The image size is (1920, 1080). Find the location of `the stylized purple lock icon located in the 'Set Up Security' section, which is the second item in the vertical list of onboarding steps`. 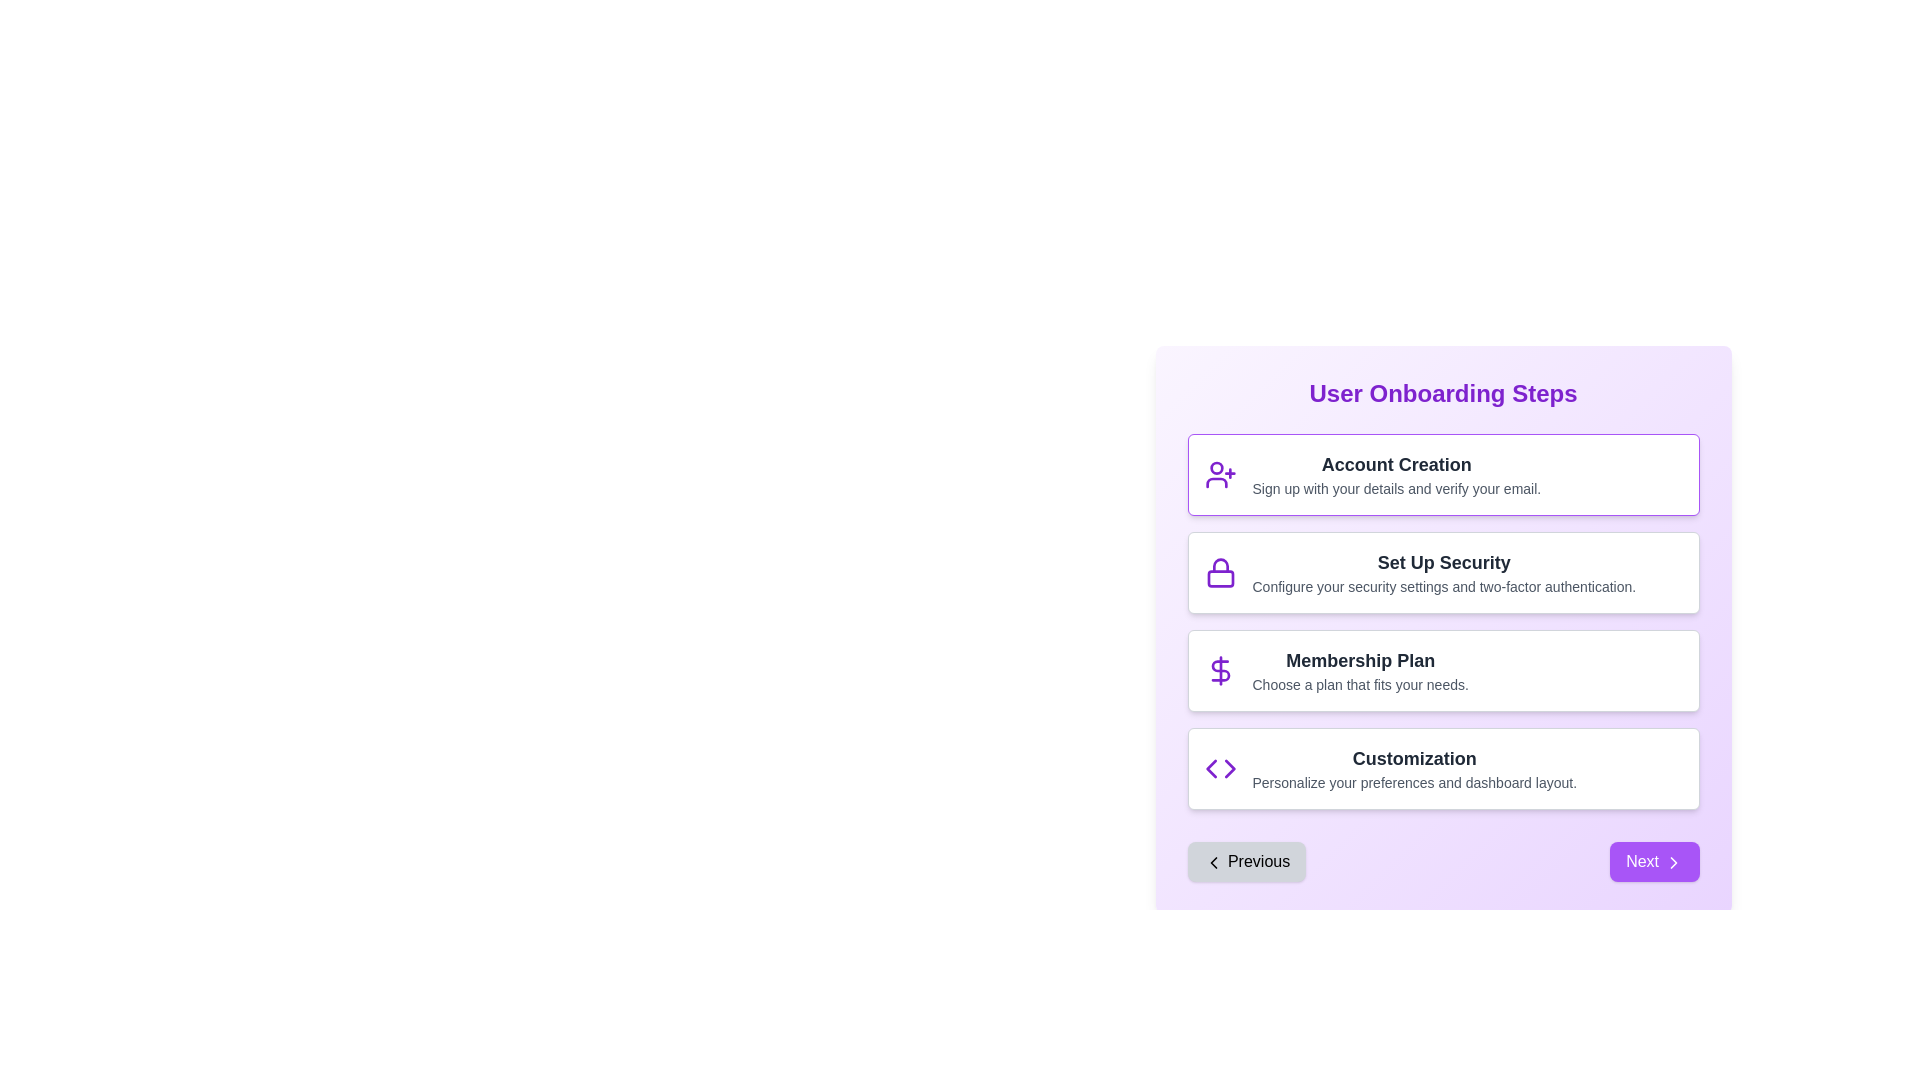

the stylized purple lock icon located in the 'Set Up Security' section, which is the second item in the vertical list of onboarding steps is located at coordinates (1219, 573).